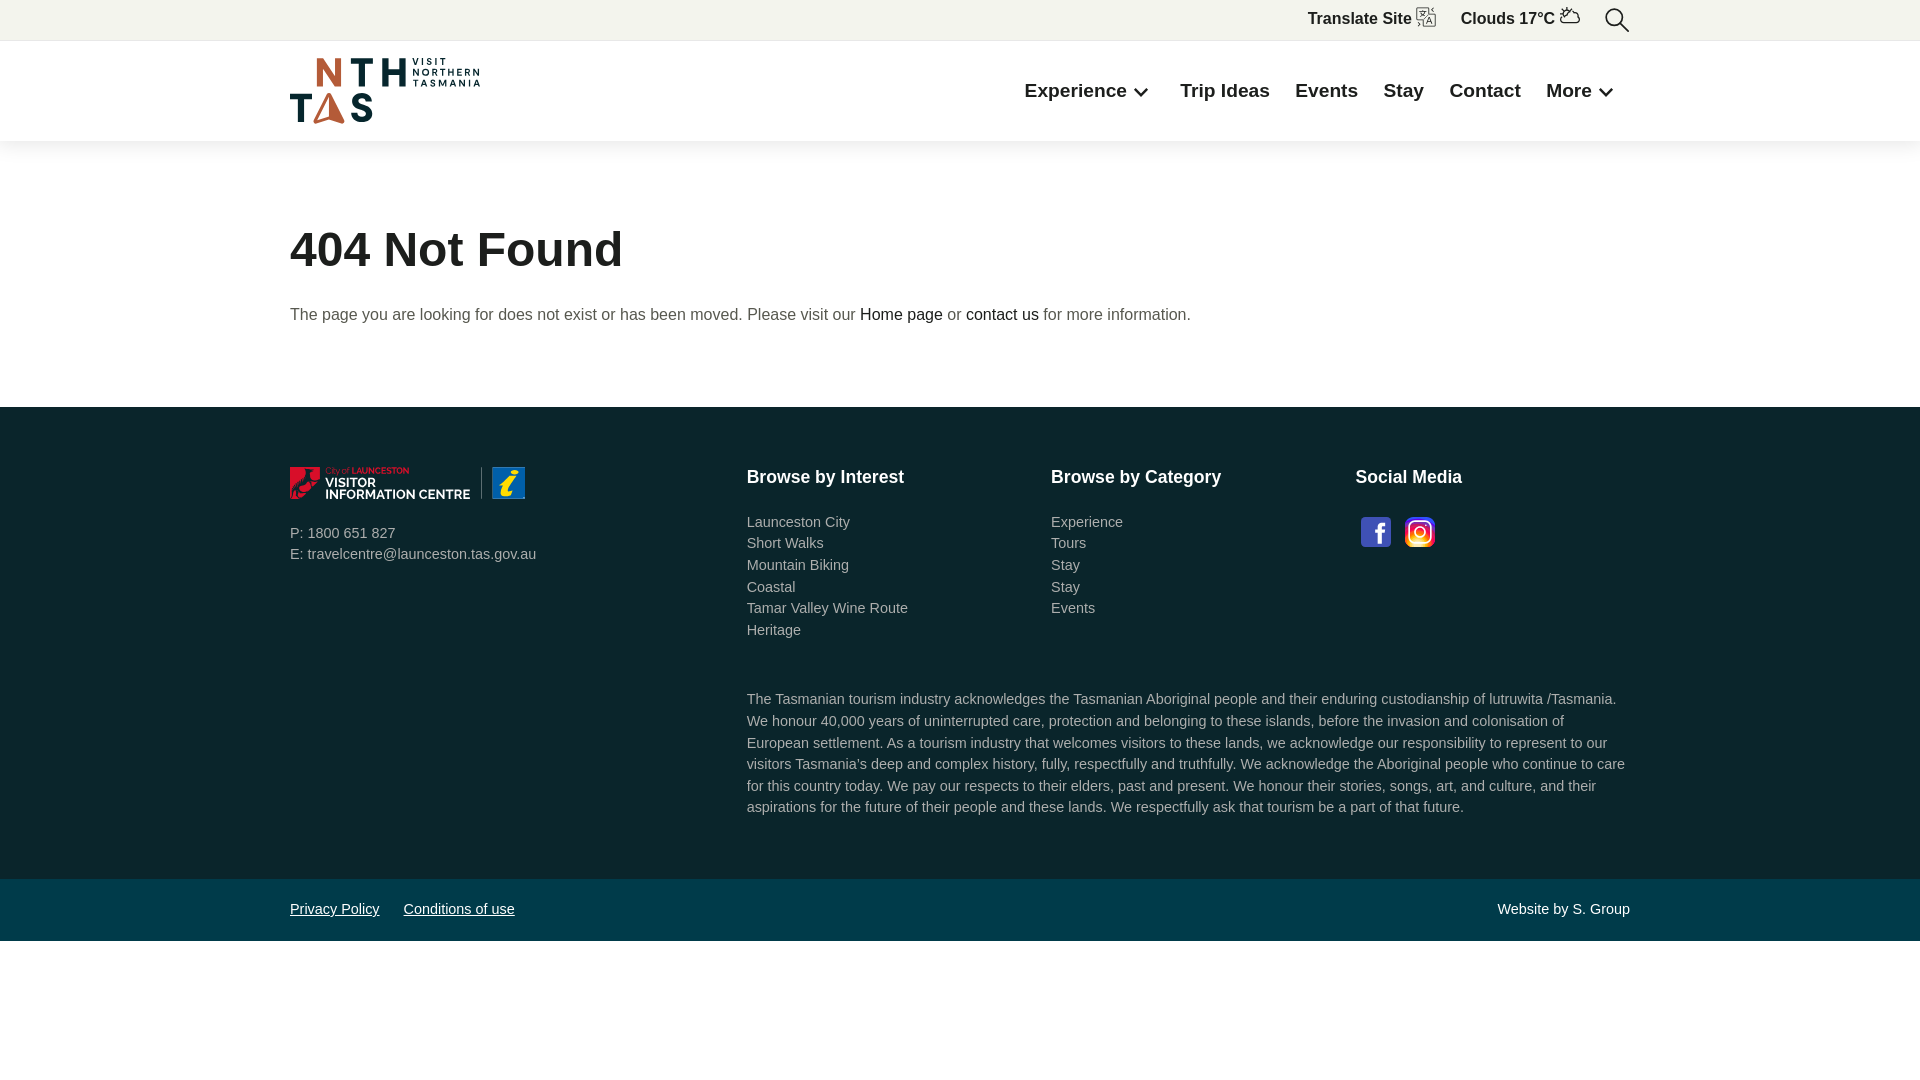 The image size is (1920, 1080). I want to click on 'Conditions of use', so click(458, 910).